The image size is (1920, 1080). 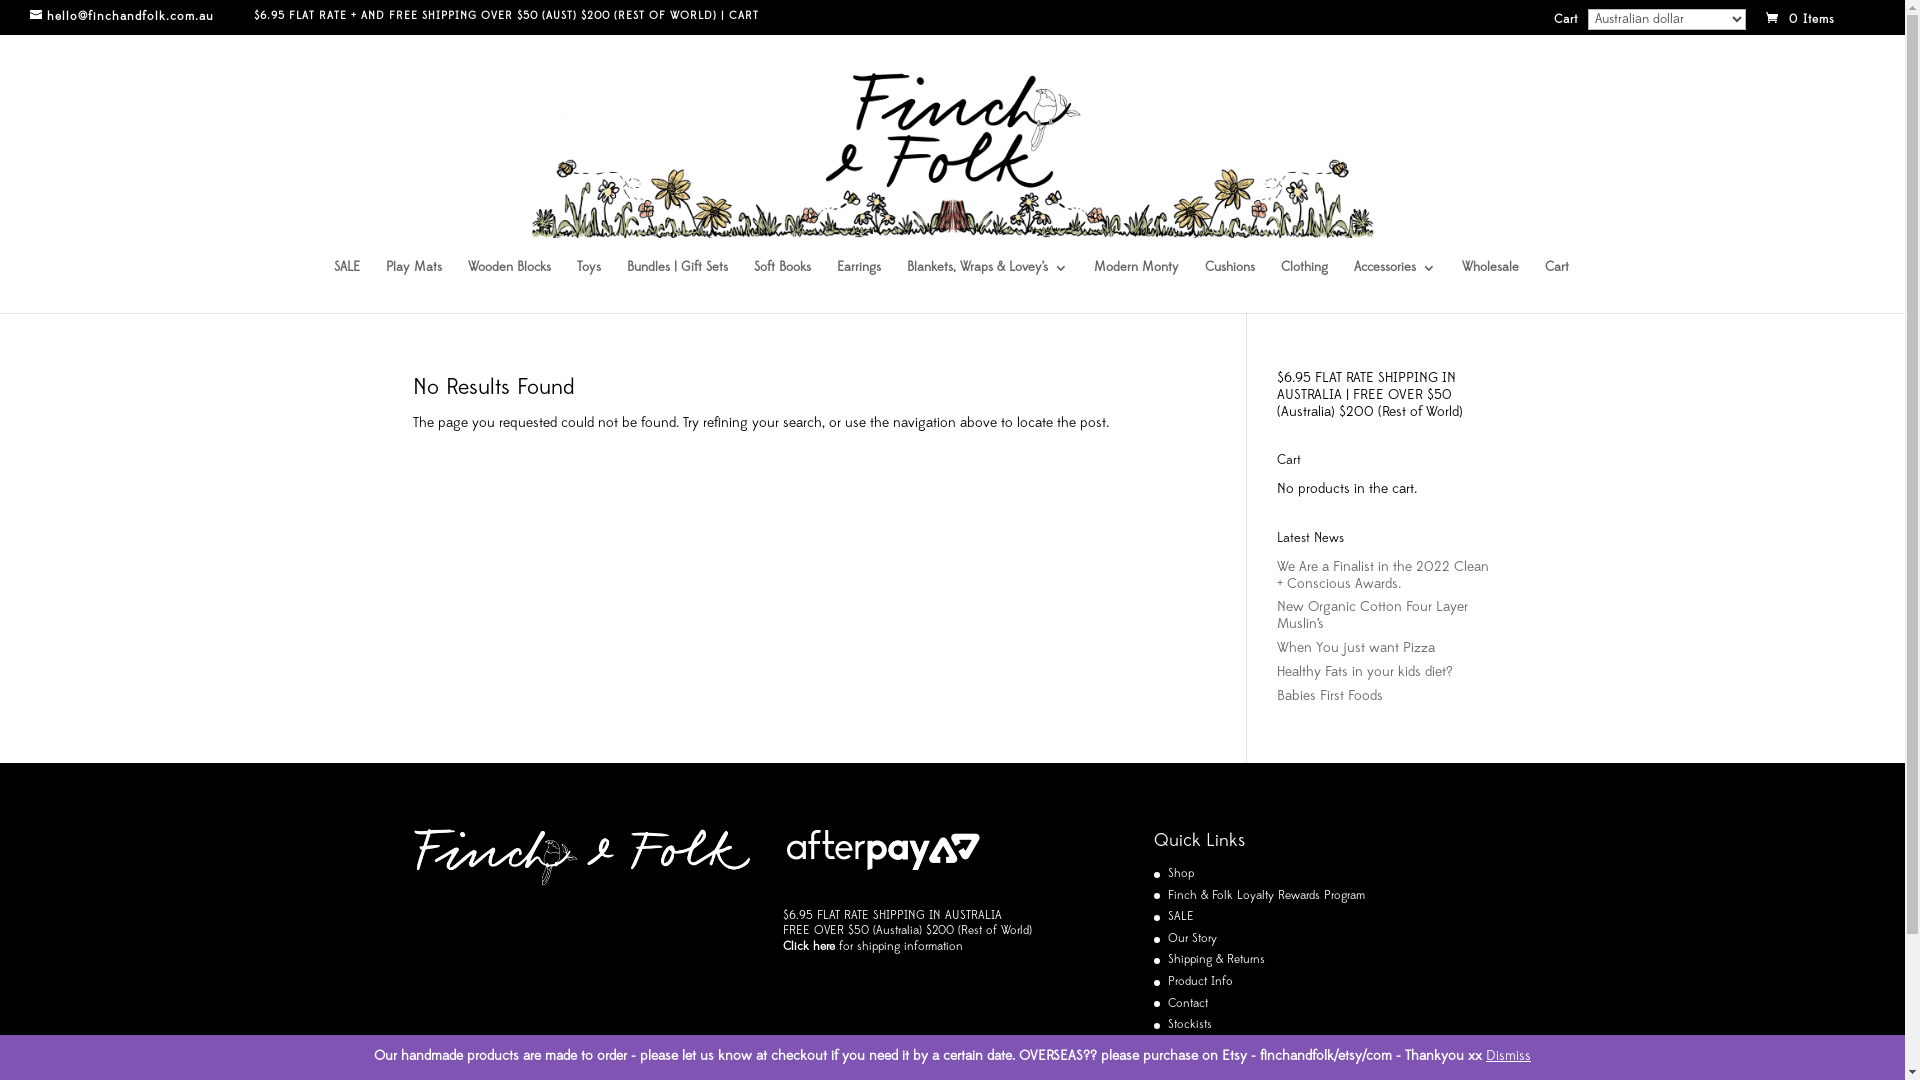 What do you see at coordinates (1167, 894) in the screenshot?
I see `'Finch & Folk Loyalty Rewards Program'` at bounding box center [1167, 894].